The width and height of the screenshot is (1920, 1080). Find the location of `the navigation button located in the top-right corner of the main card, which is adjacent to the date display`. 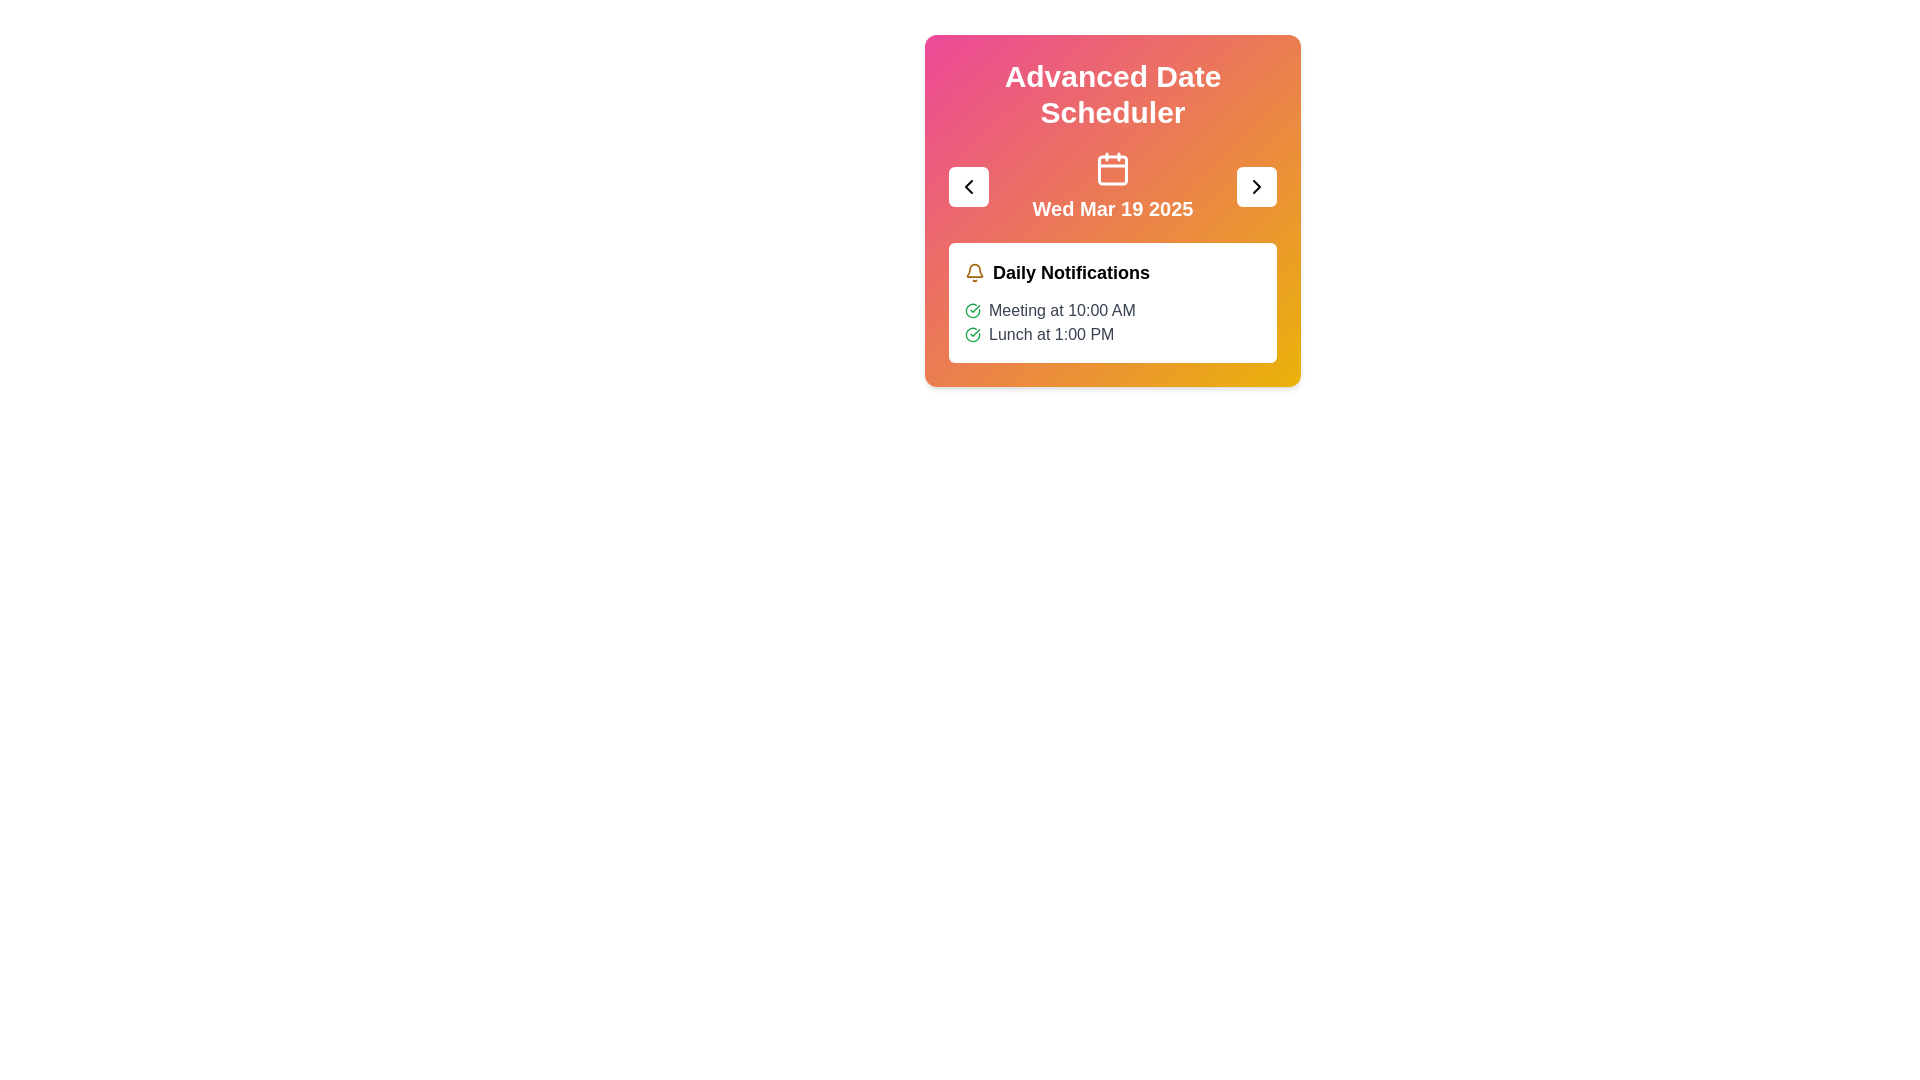

the navigation button located in the top-right corner of the main card, which is adjacent to the date display is located at coordinates (1256, 186).